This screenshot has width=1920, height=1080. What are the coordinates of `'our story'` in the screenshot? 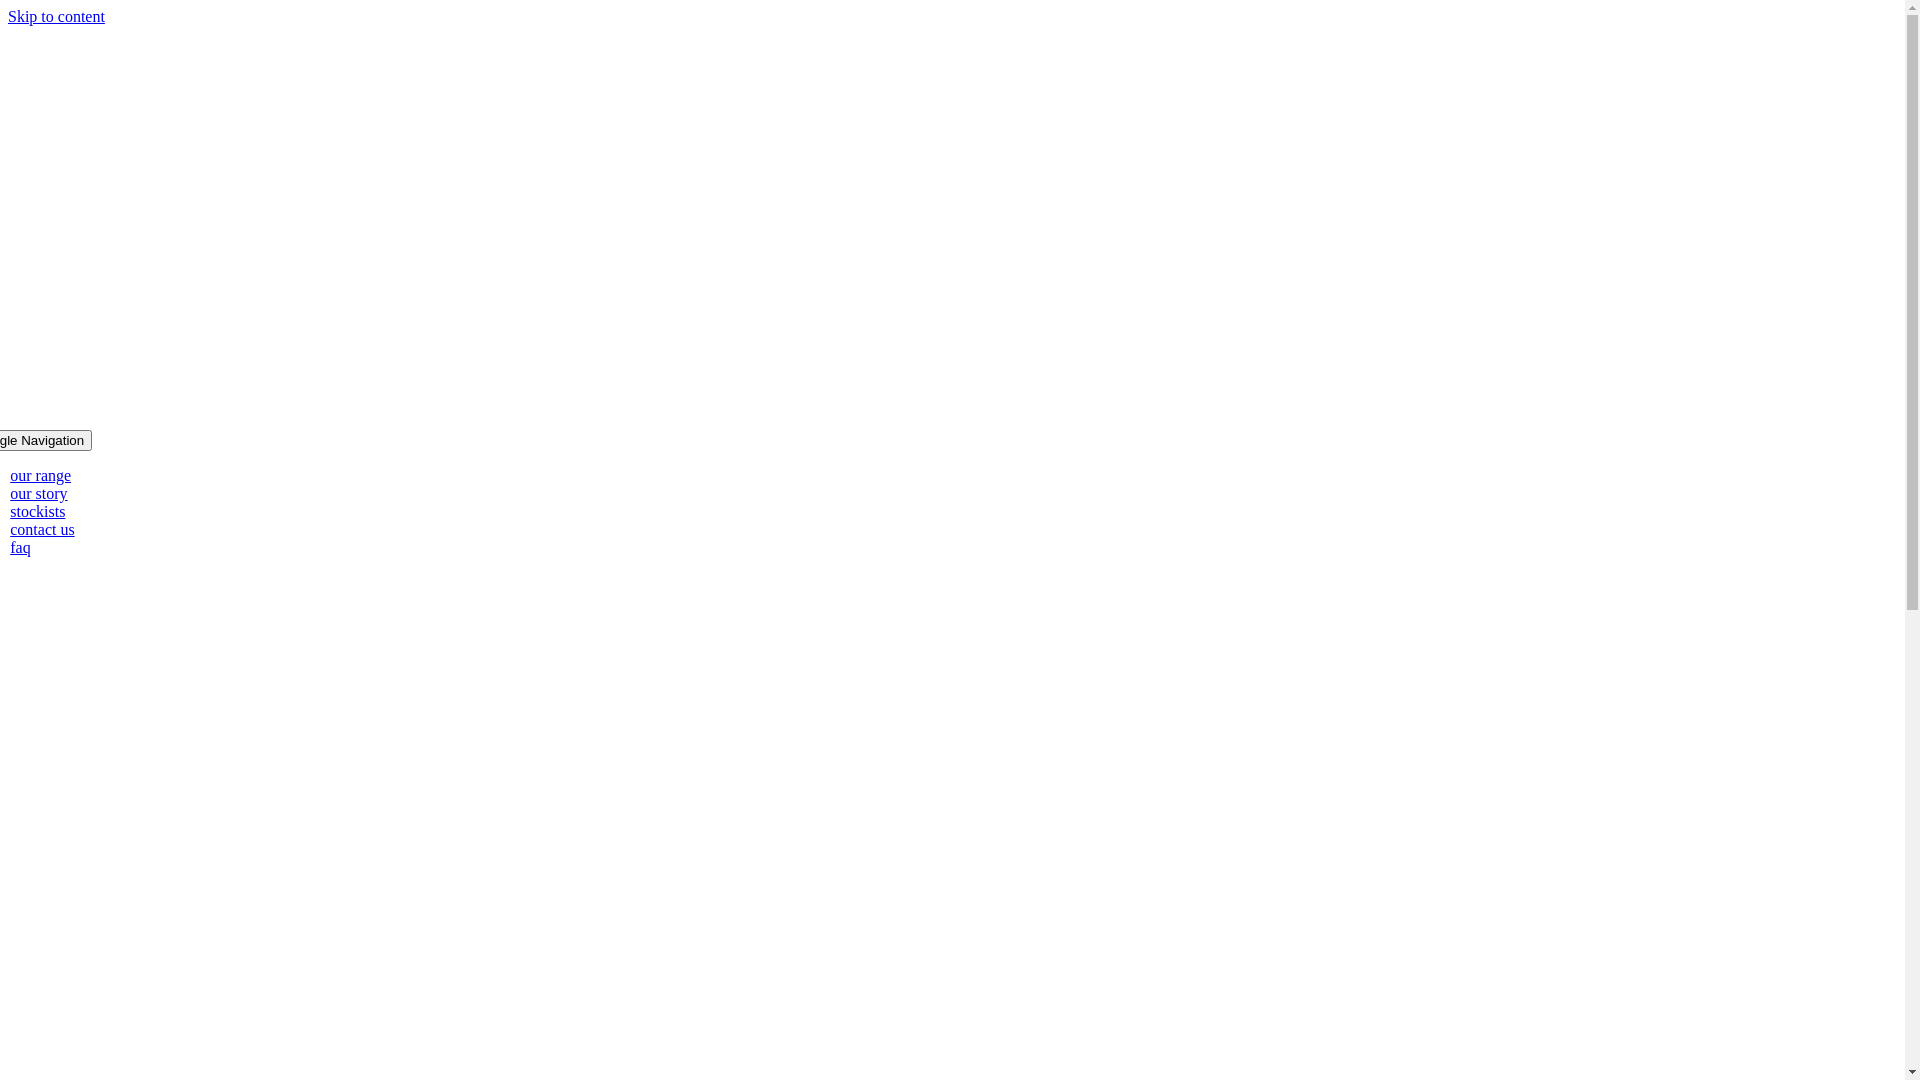 It's located at (38, 493).